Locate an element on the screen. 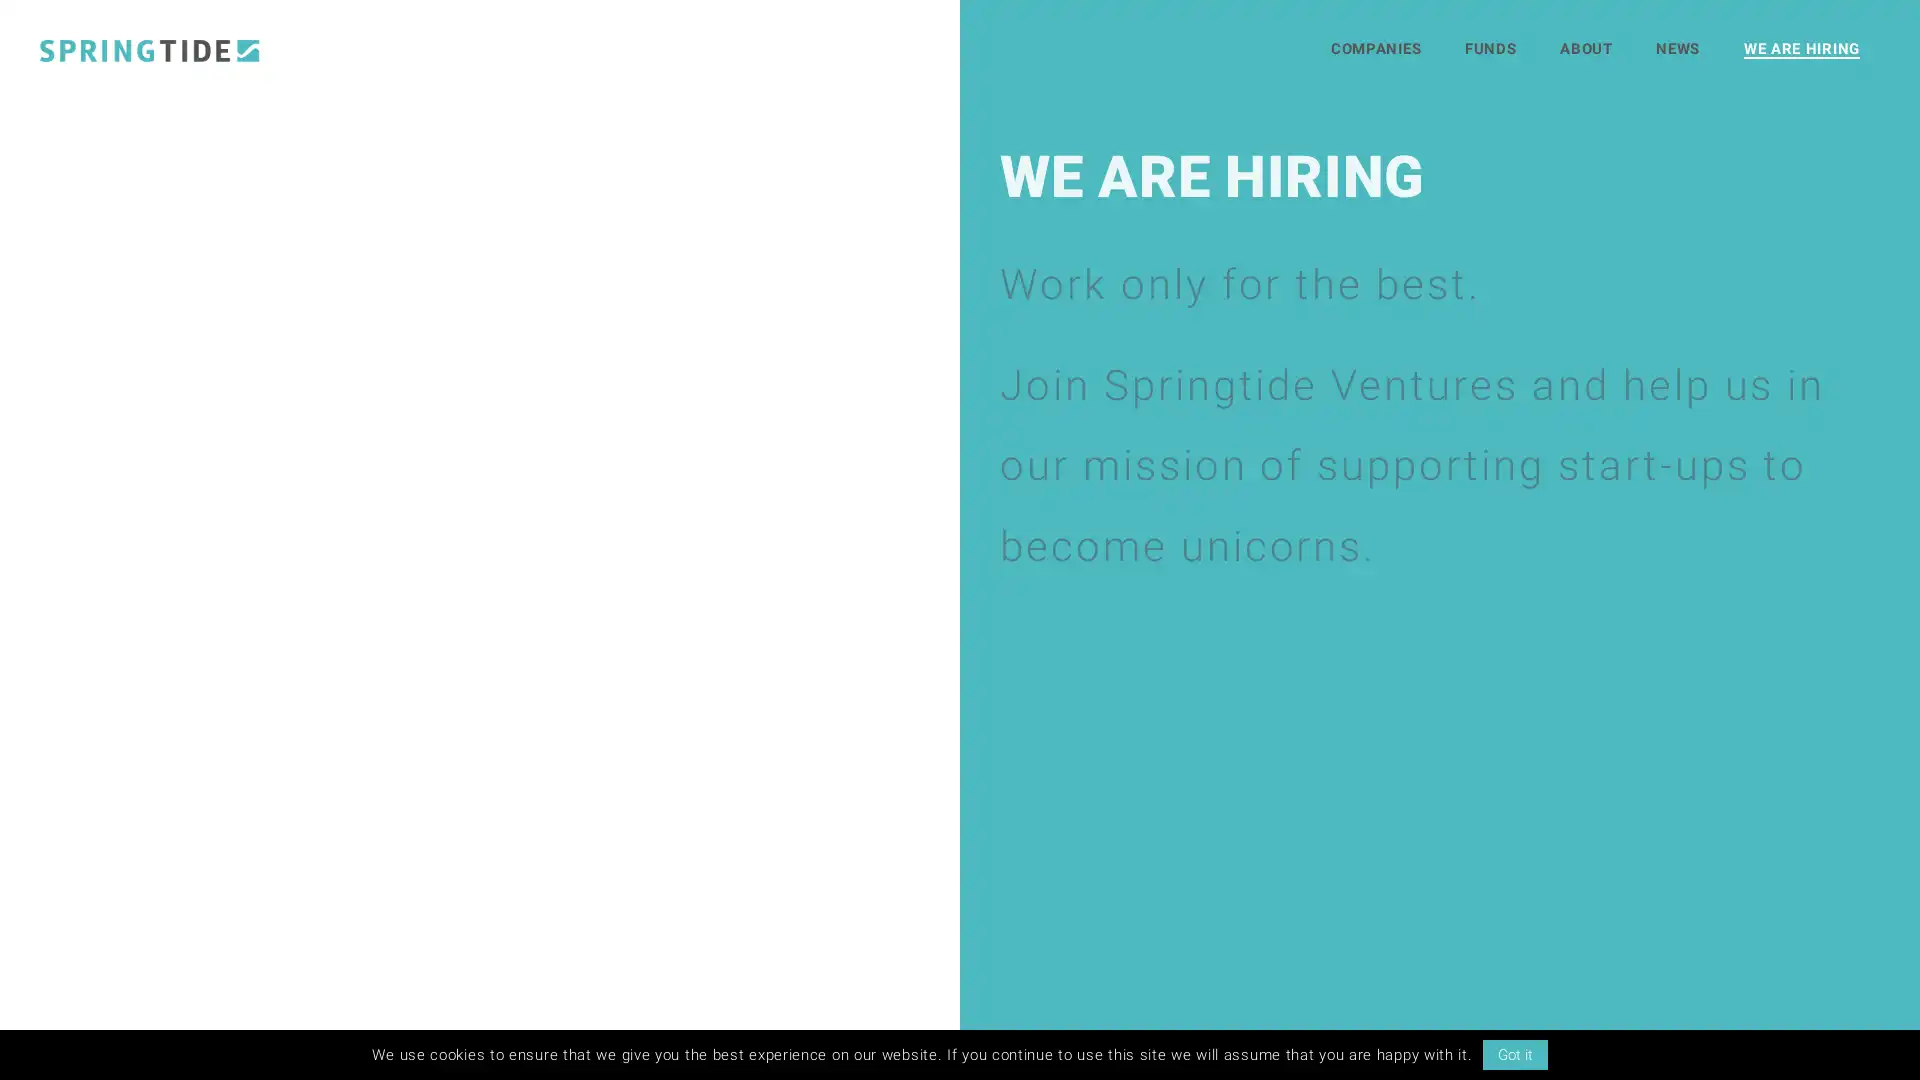  Got it is located at coordinates (1514, 1054).